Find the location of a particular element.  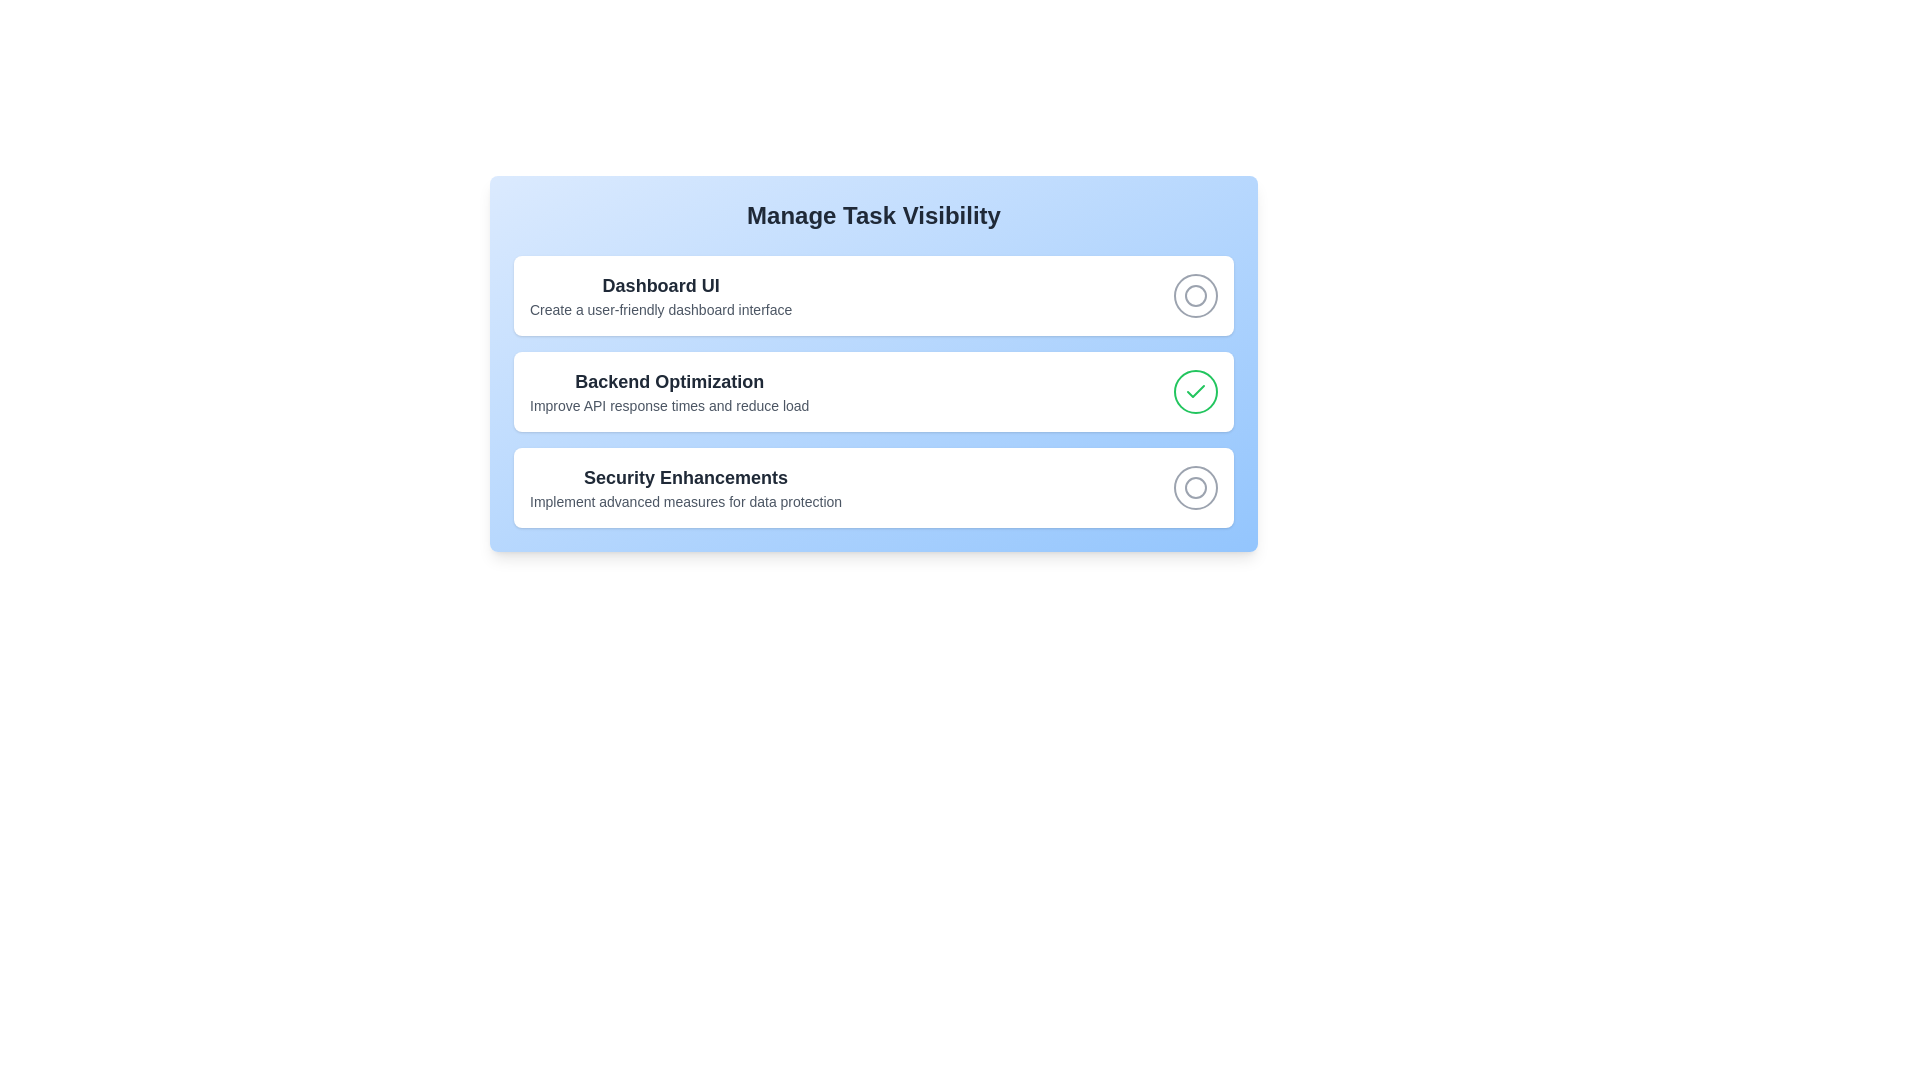

the Text Label titled 'Manage Task Visibility', which is styled in bold, large dark gray font and located at the top of the dashboard is located at coordinates (873, 216).